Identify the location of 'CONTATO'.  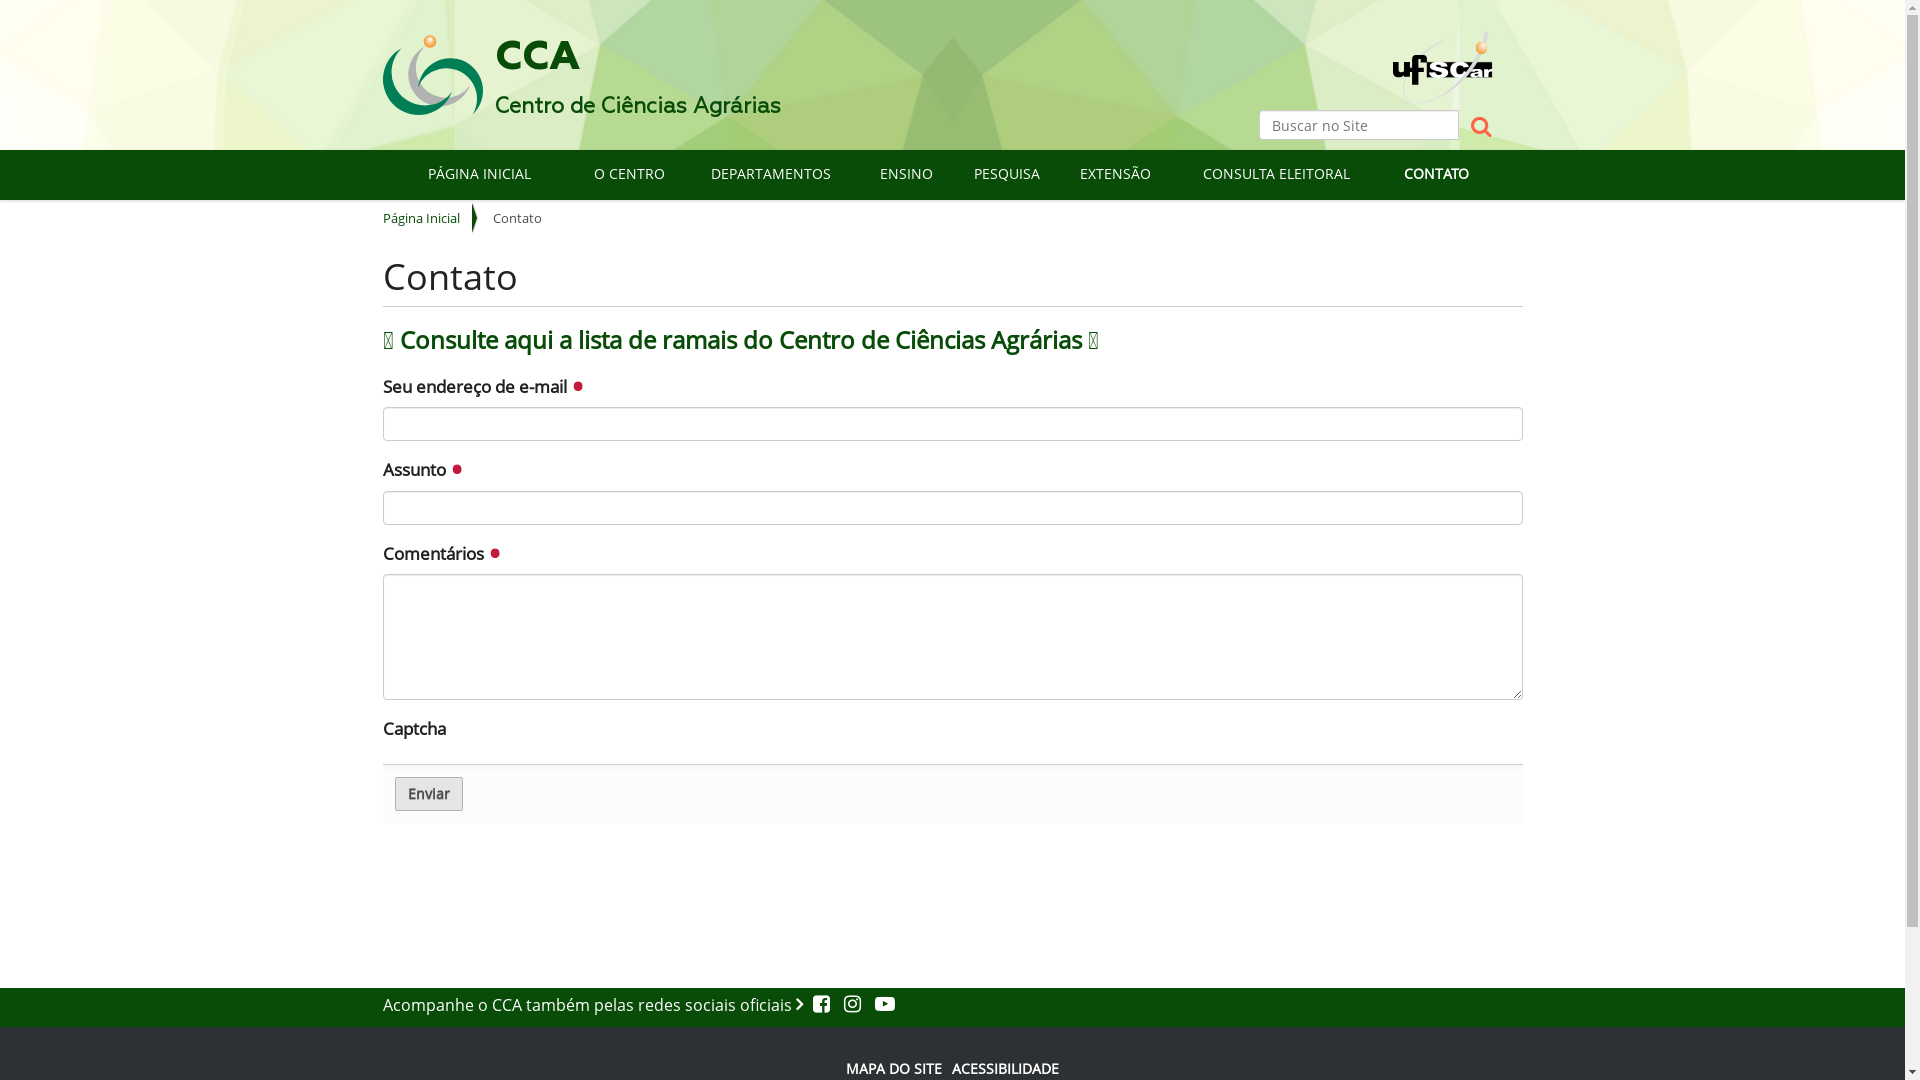
(1380, 172).